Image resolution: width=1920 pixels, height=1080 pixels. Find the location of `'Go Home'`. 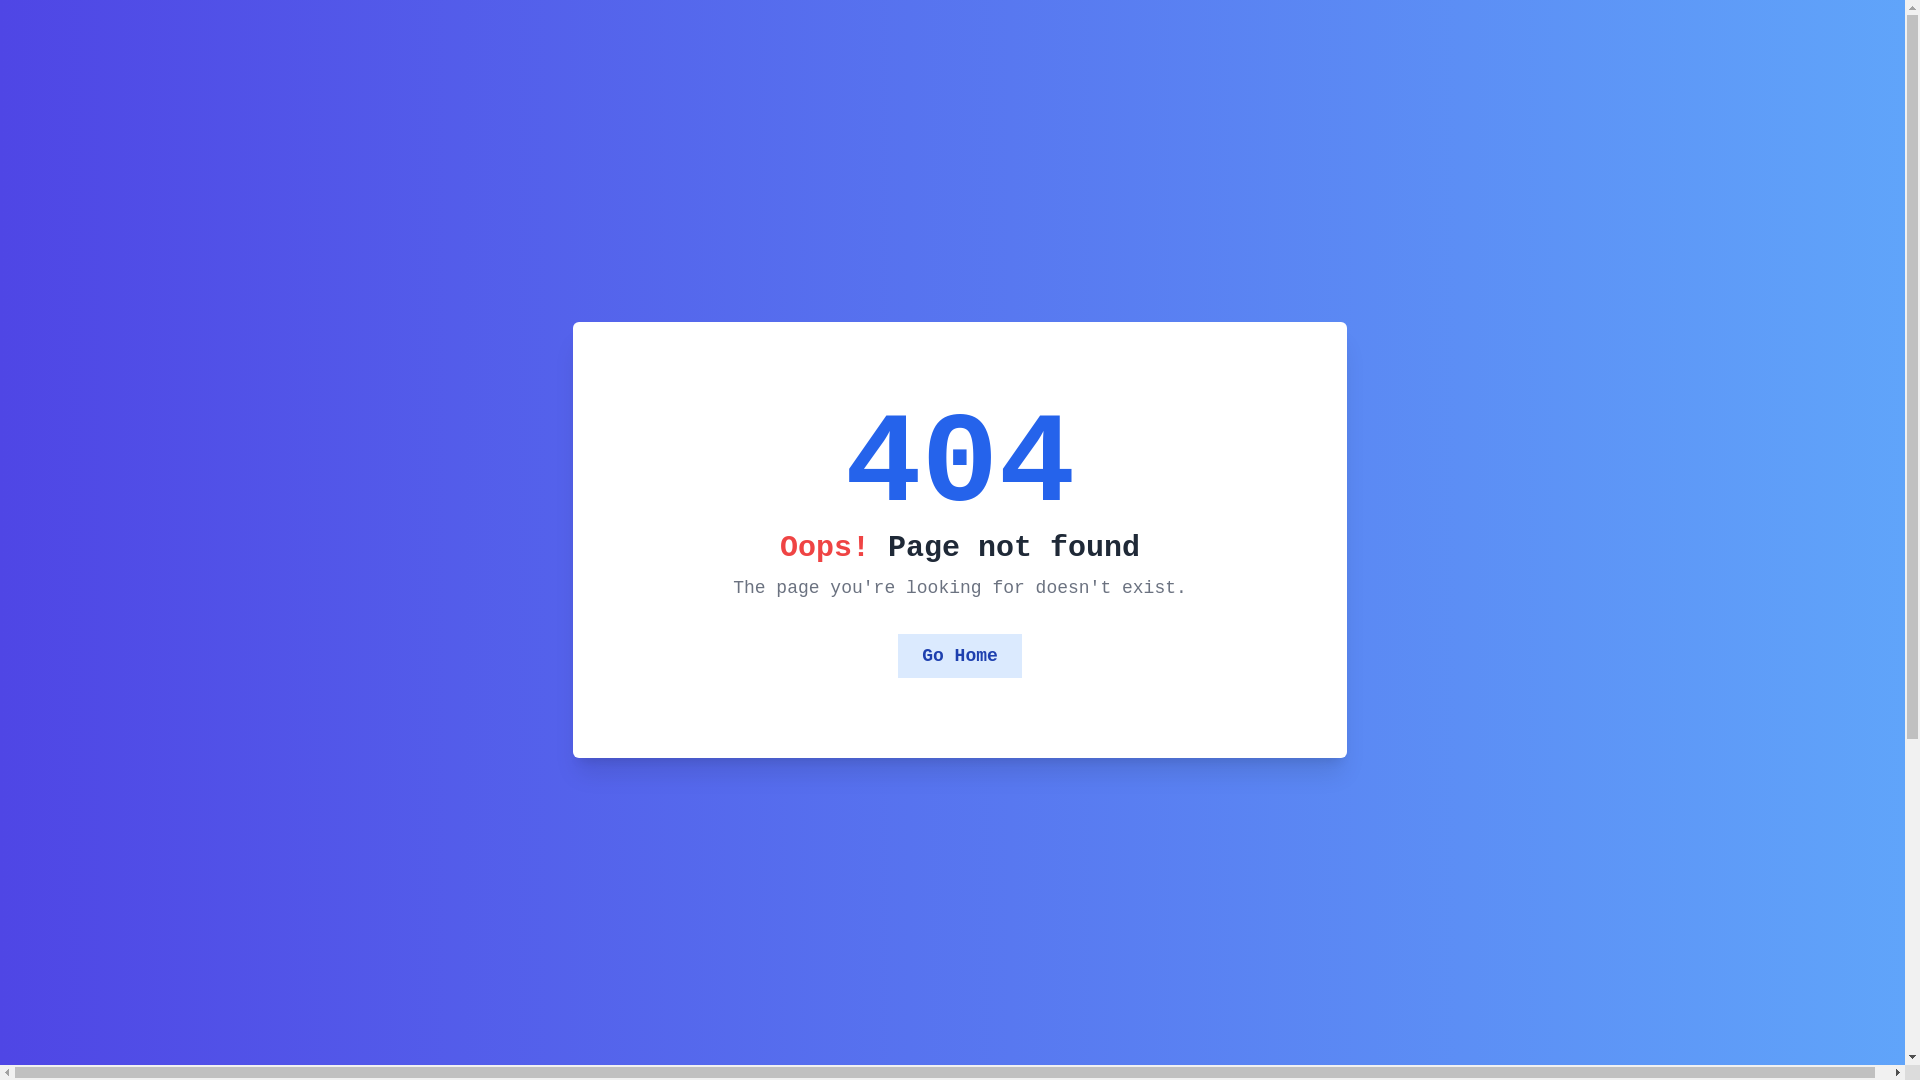

'Go Home' is located at coordinates (960, 655).